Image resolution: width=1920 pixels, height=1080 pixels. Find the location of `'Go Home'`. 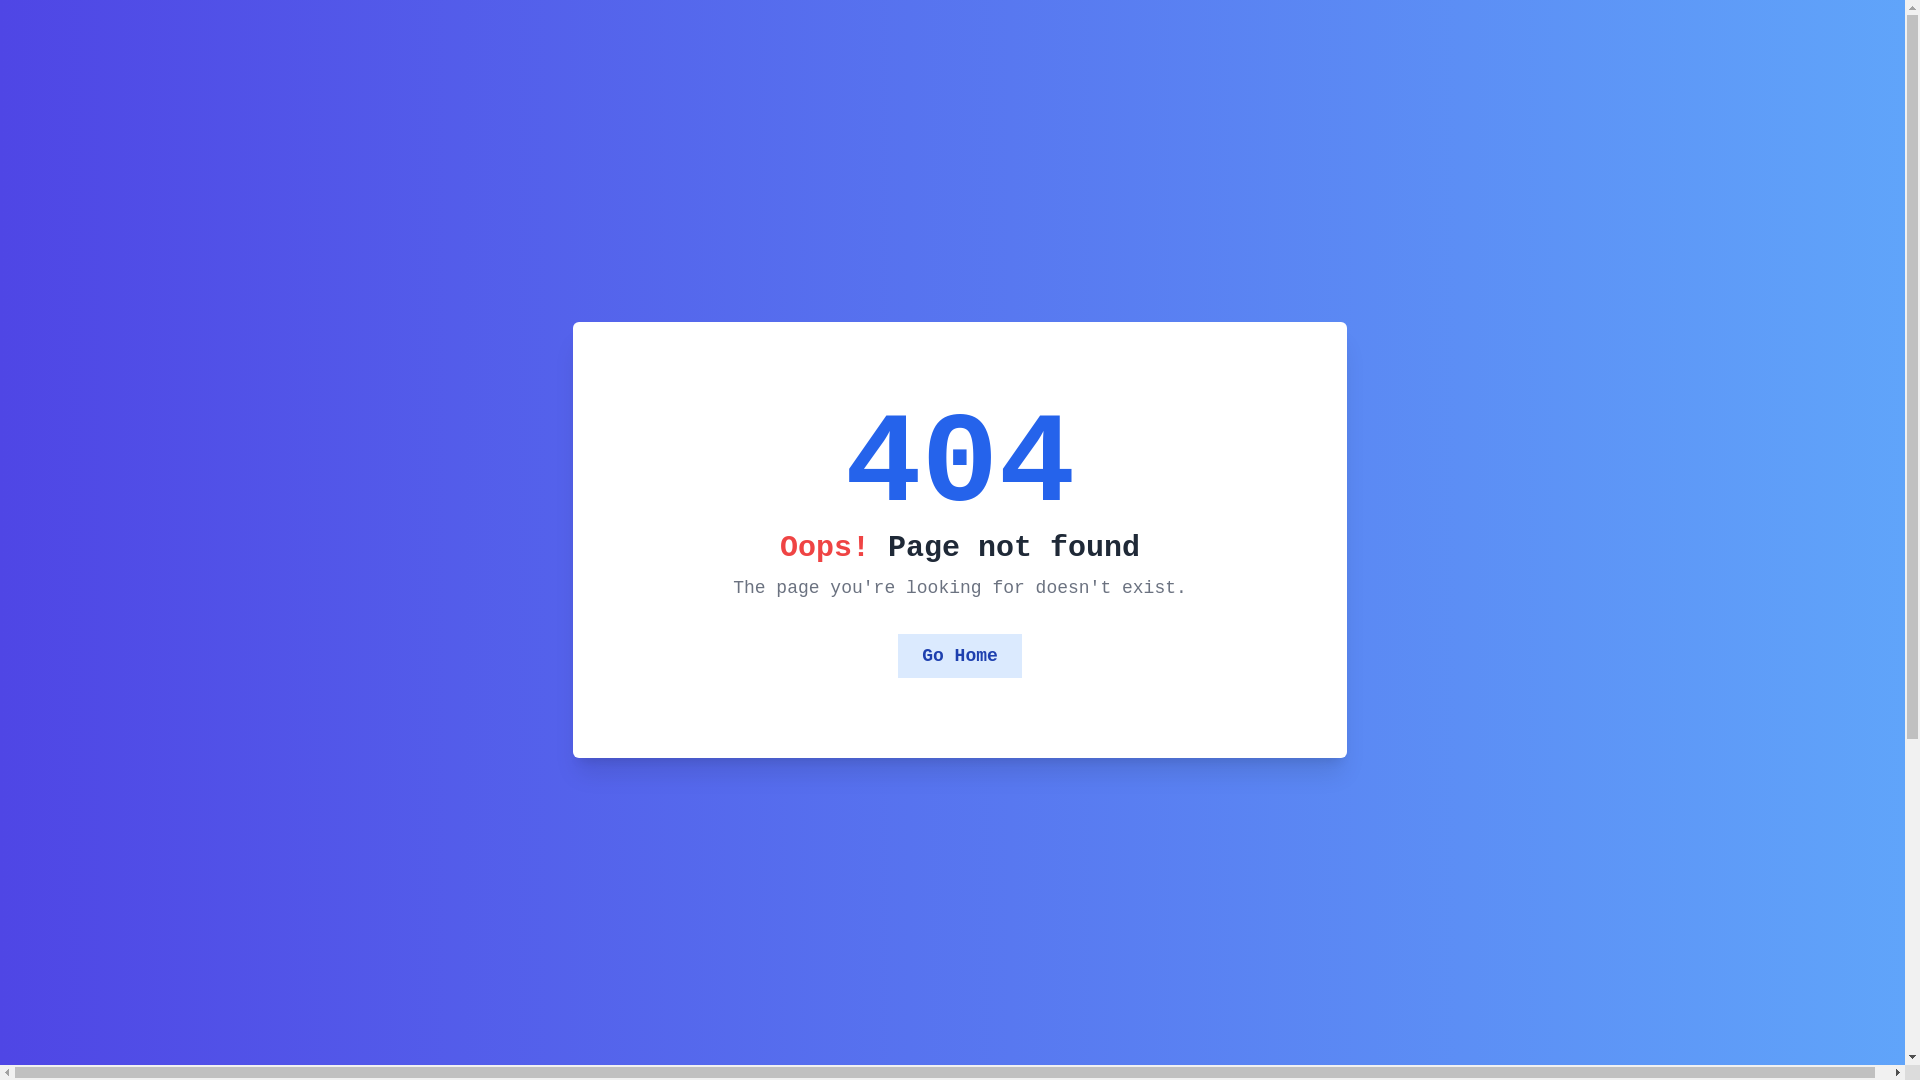

'Go Home' is located at coordinates (960, 655).